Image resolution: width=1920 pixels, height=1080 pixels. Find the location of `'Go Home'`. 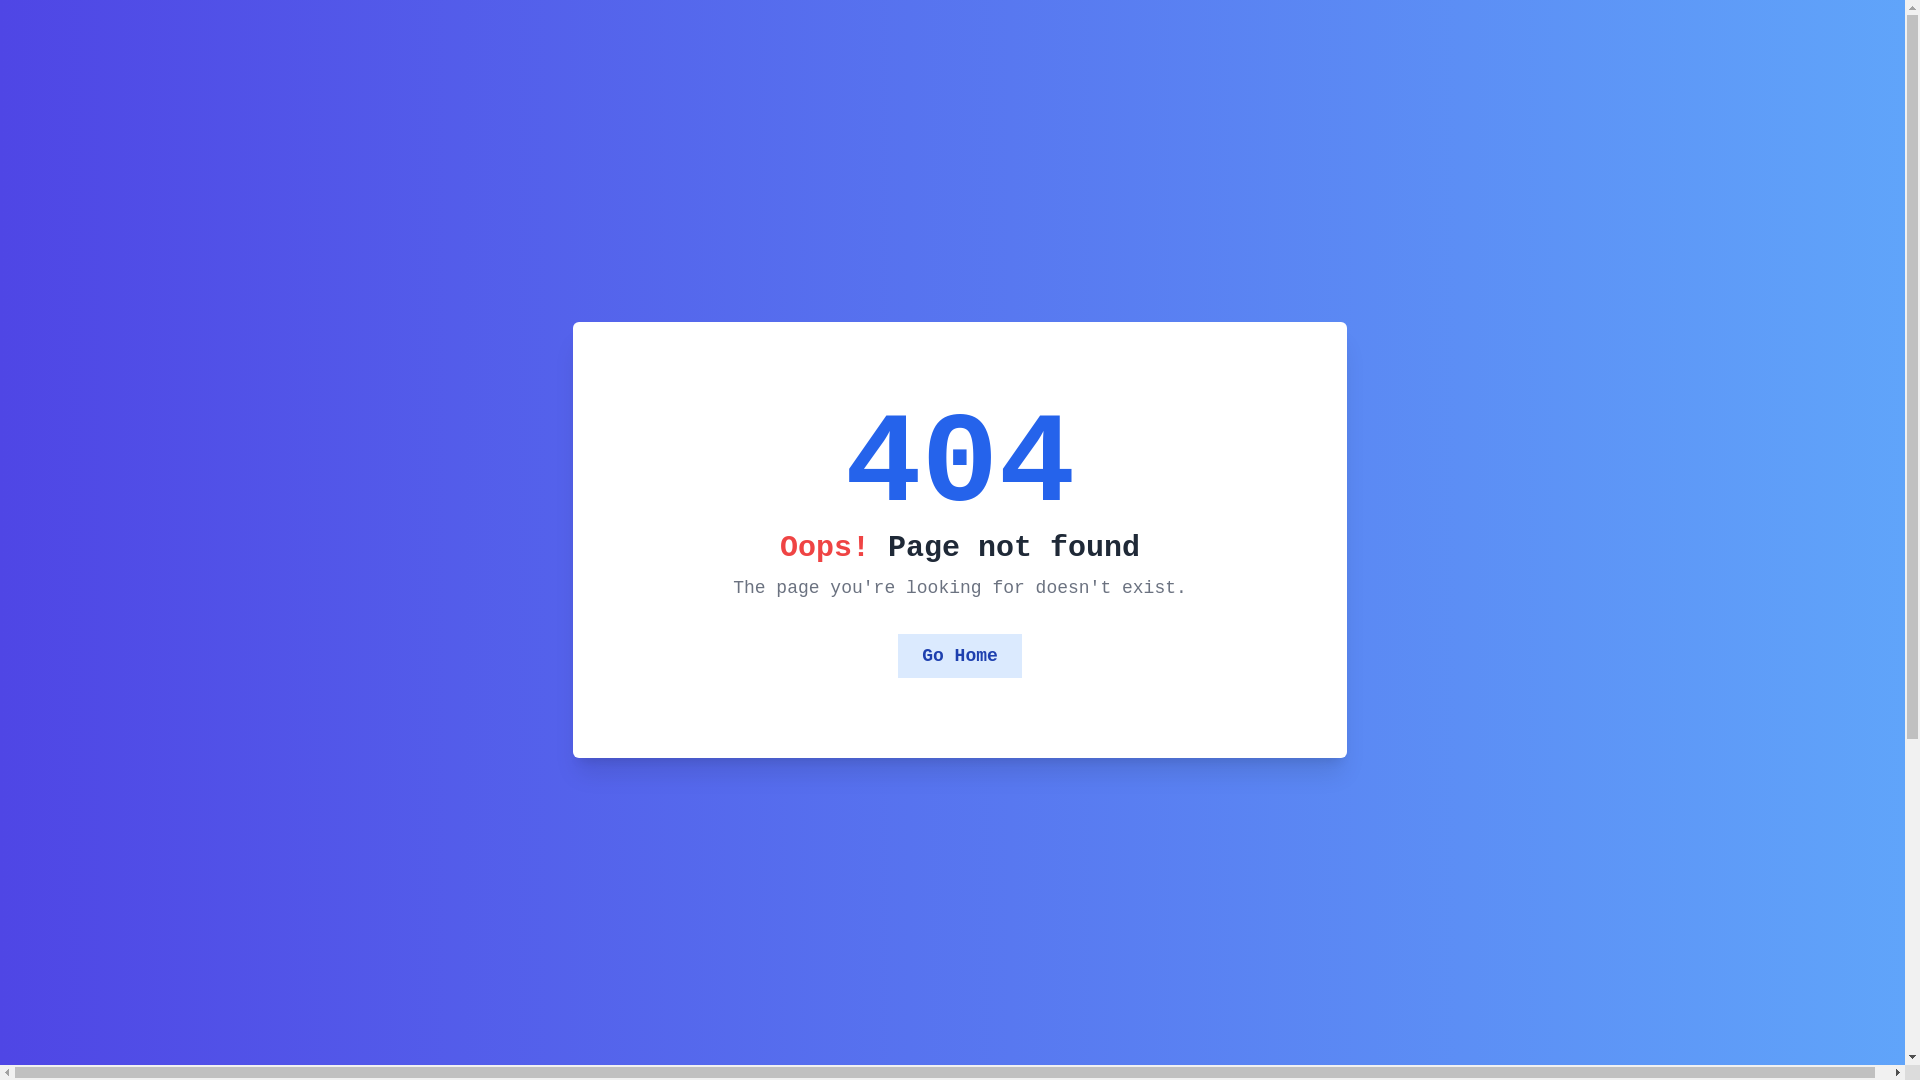

'Go Home' is located at coordinates (960, 655).